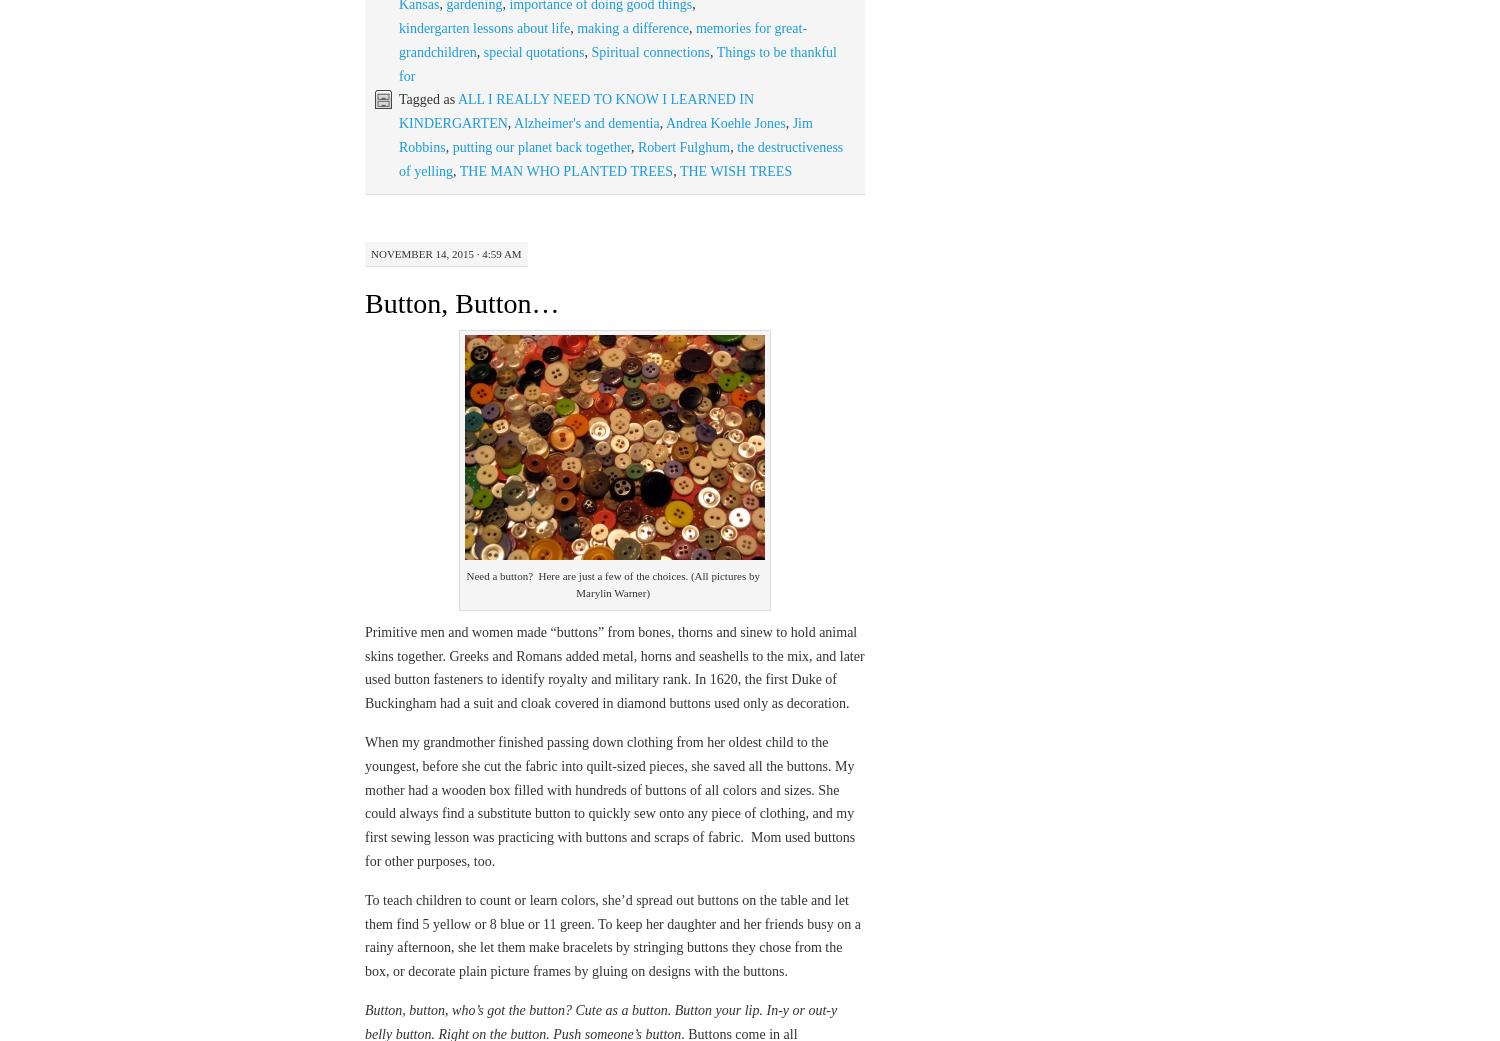 The height and width of the screenshot is (1041, 1500). What do you see at coordinates (427, 98) in the screenshot?
I see `'Tagged as'` at bounding box center [427, 98].